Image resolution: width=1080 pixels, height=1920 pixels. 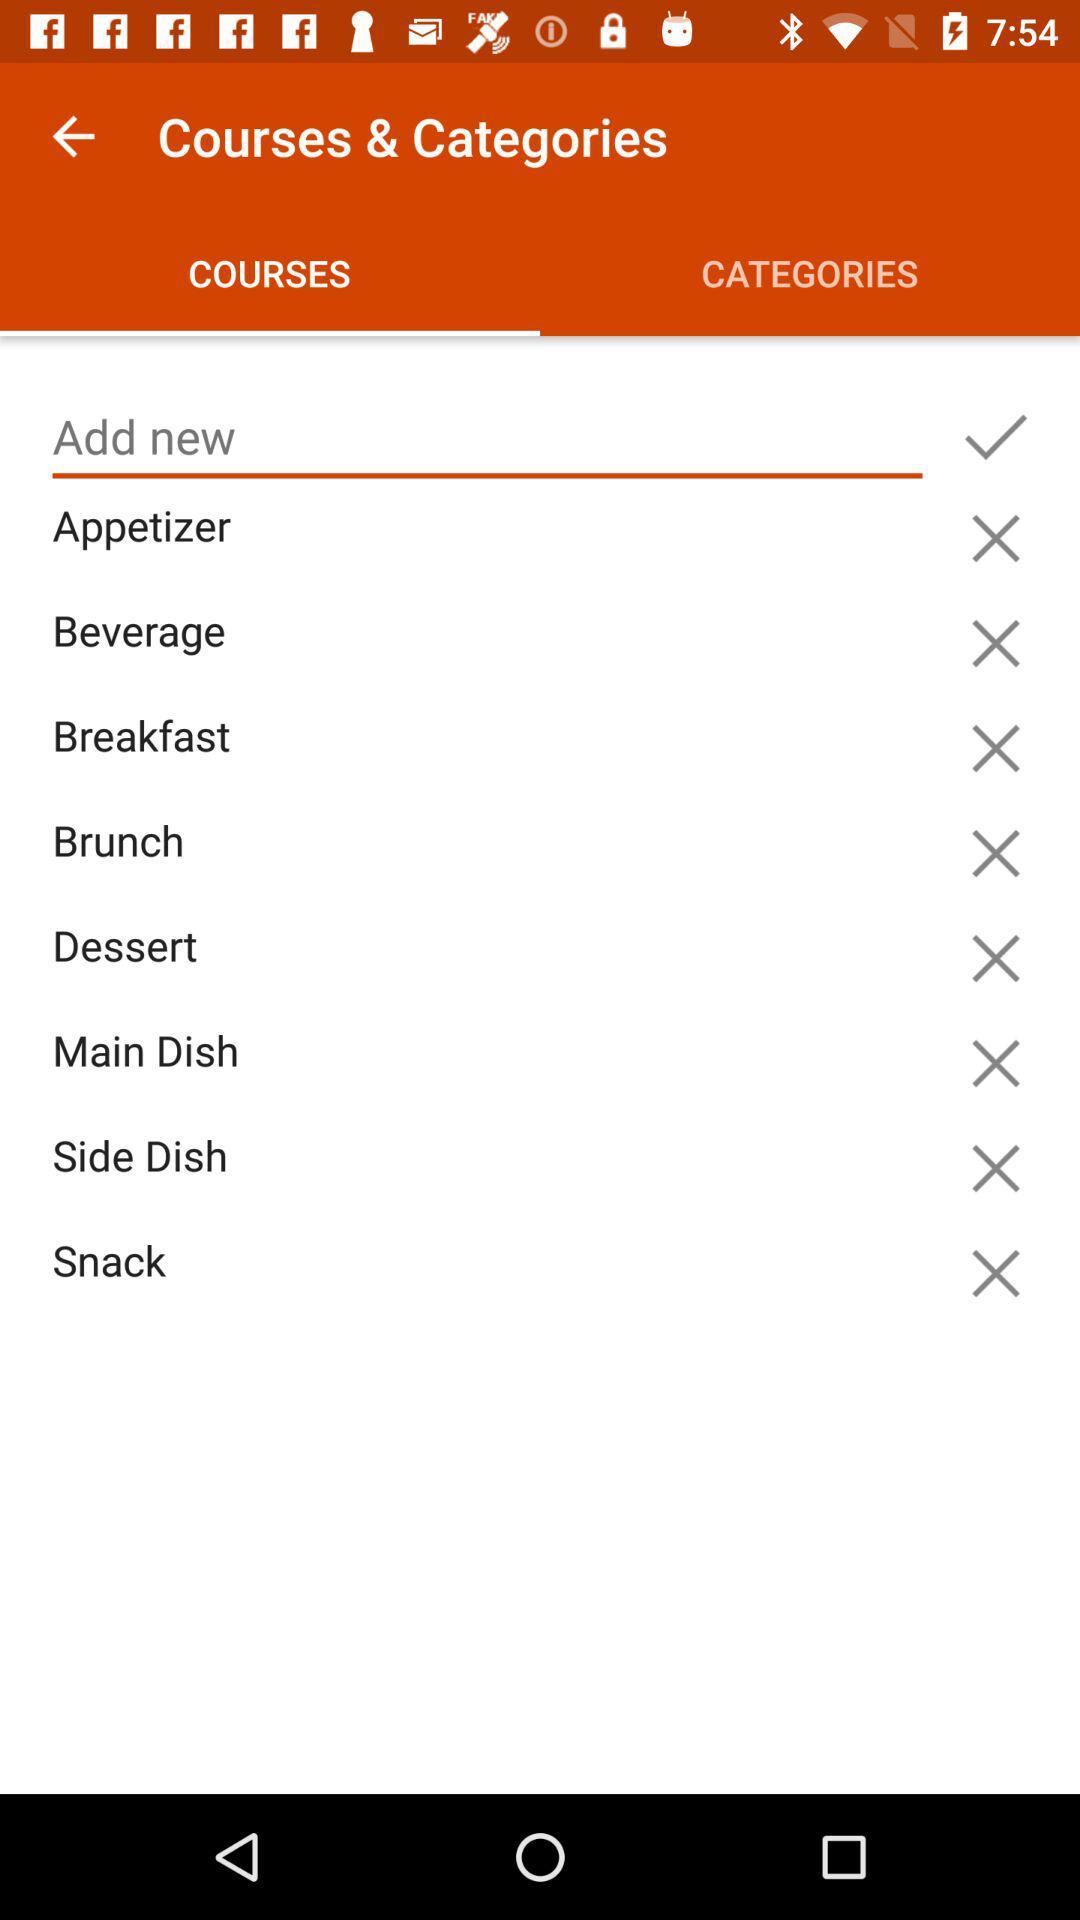 What do you see at coordinates (995, 853) in the screenshot?
I see `remove option` at bounding box center [995, 853].